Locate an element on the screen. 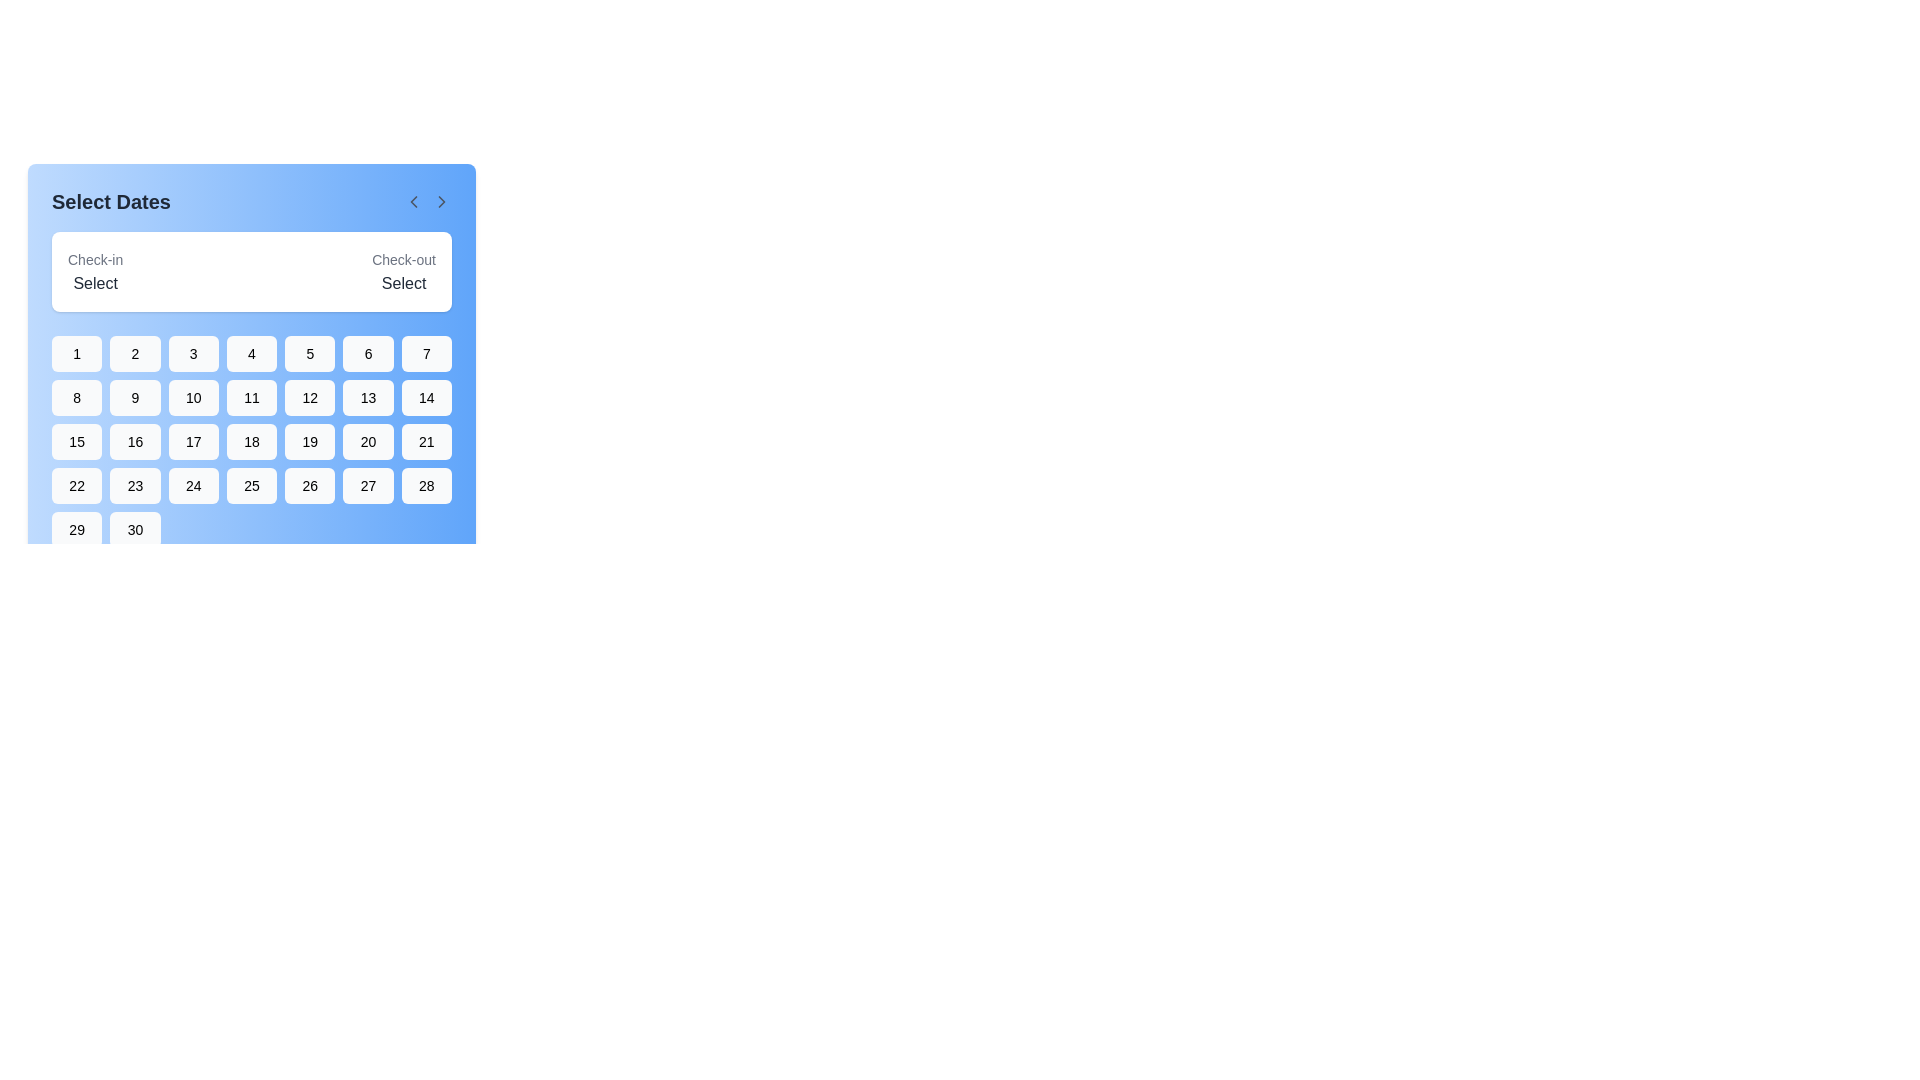  the button in the 'Select Dates' section that represents a selectable date in the calendar interface, located on the third row and fifth column of a 7x5 grid layout is located at coordinates (309, 441).